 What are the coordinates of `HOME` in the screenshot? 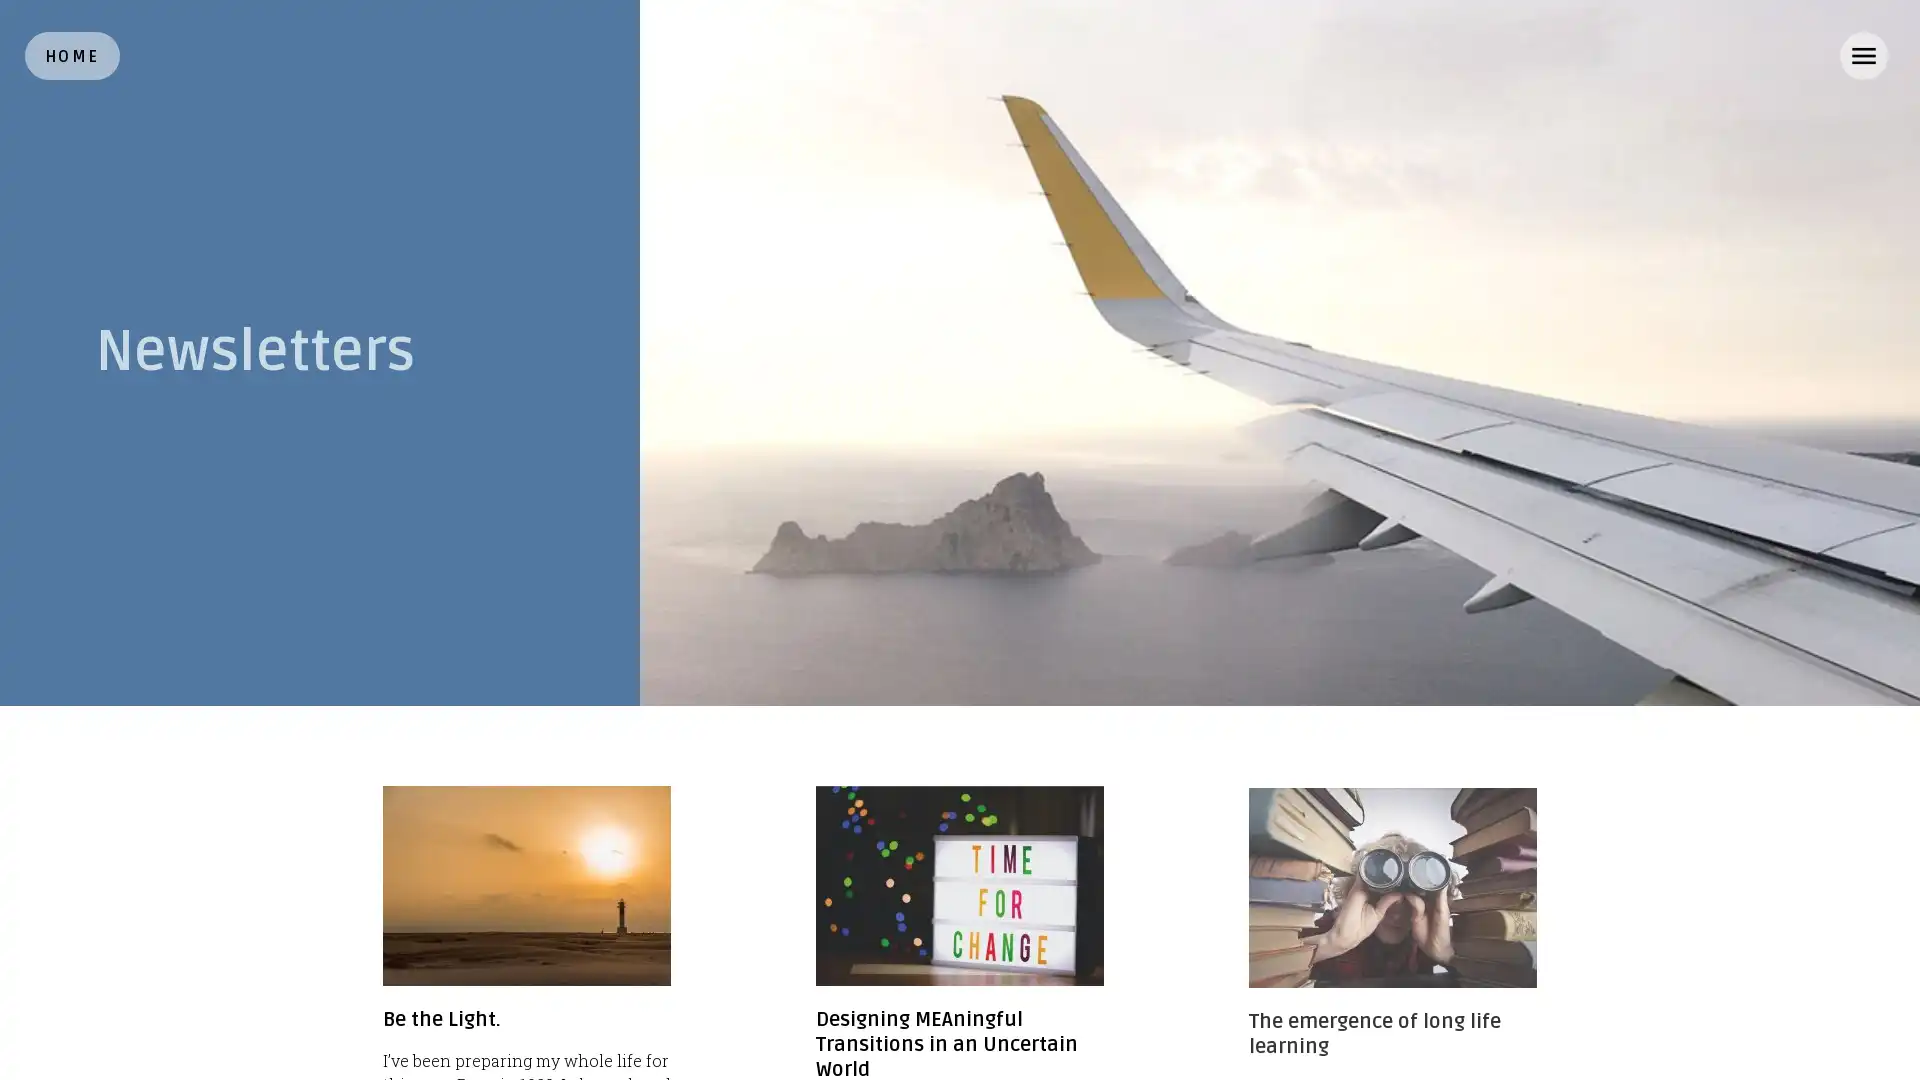 It's located at (72, 55).